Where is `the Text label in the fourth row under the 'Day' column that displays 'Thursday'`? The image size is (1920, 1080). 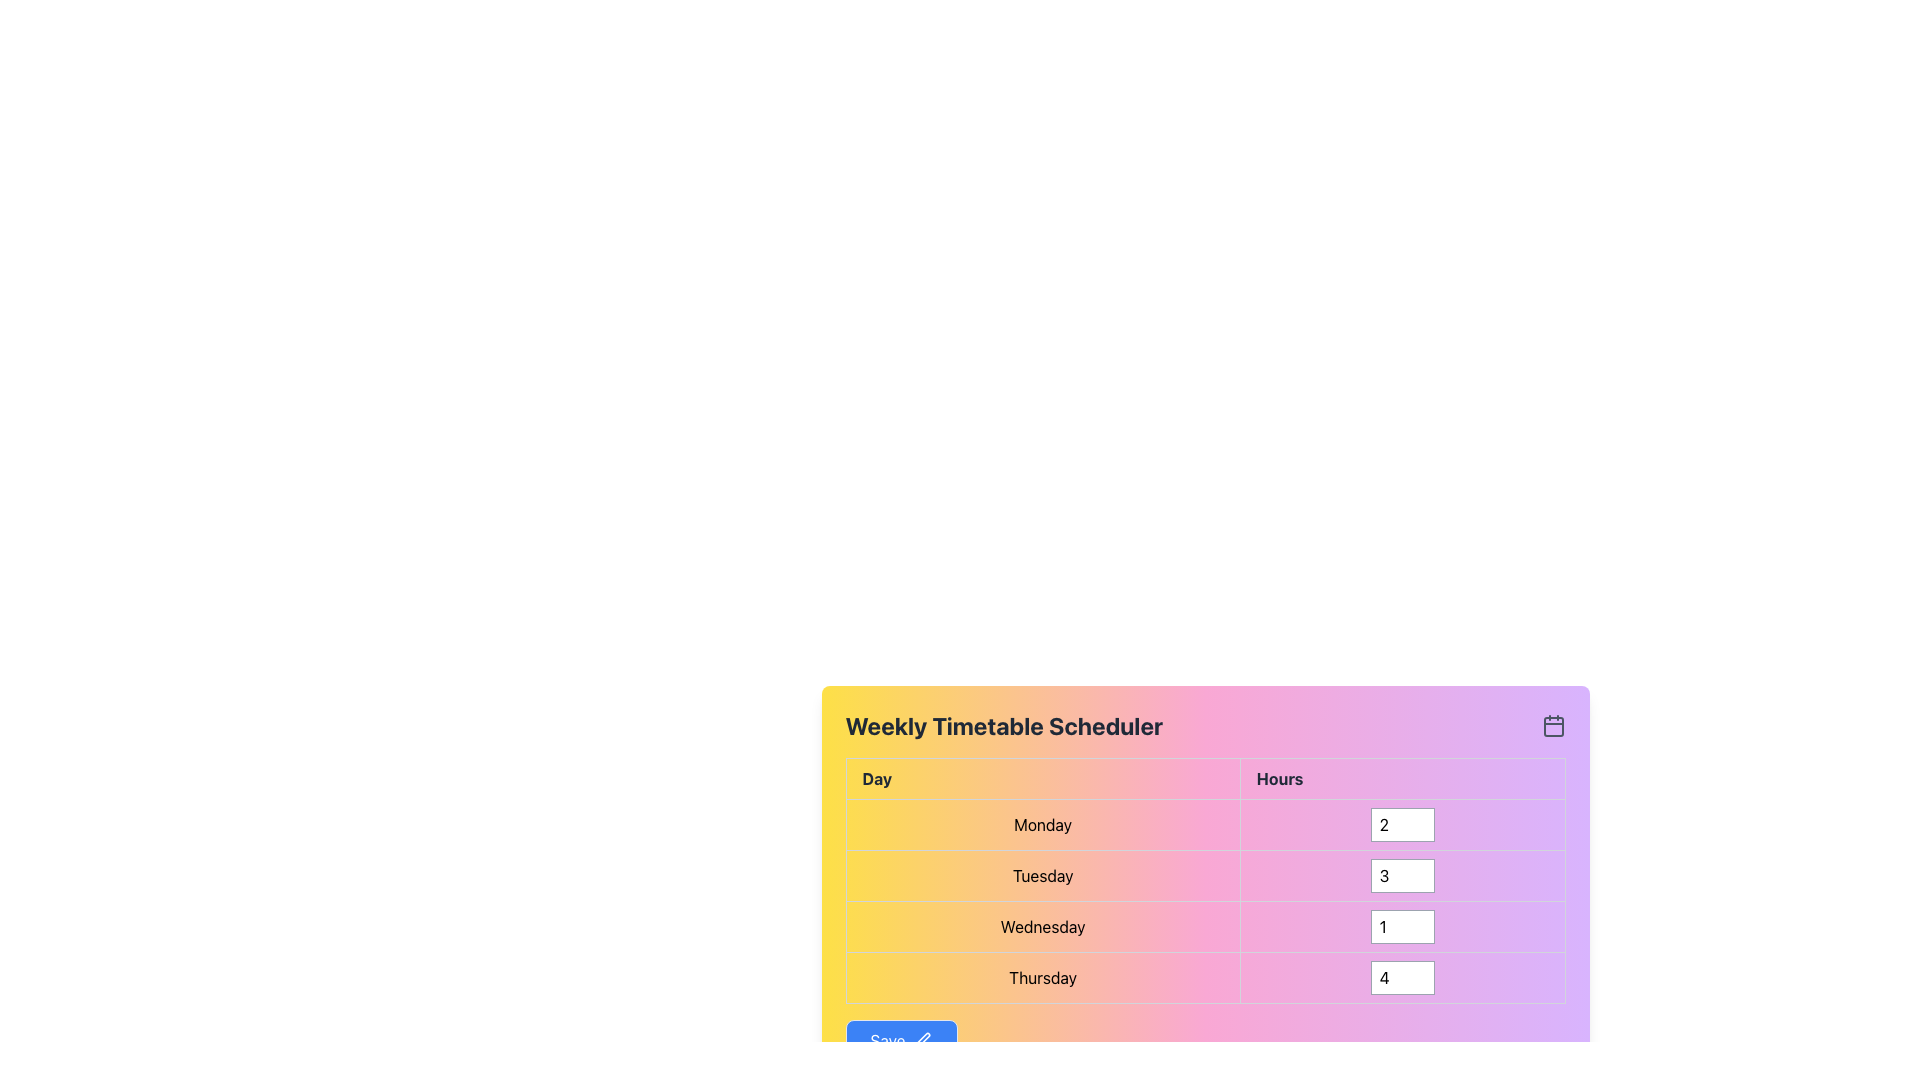 the Text label in the fourth row under the 'Day' column that displays 'Thursday' is located at coordinates (1042, 977).